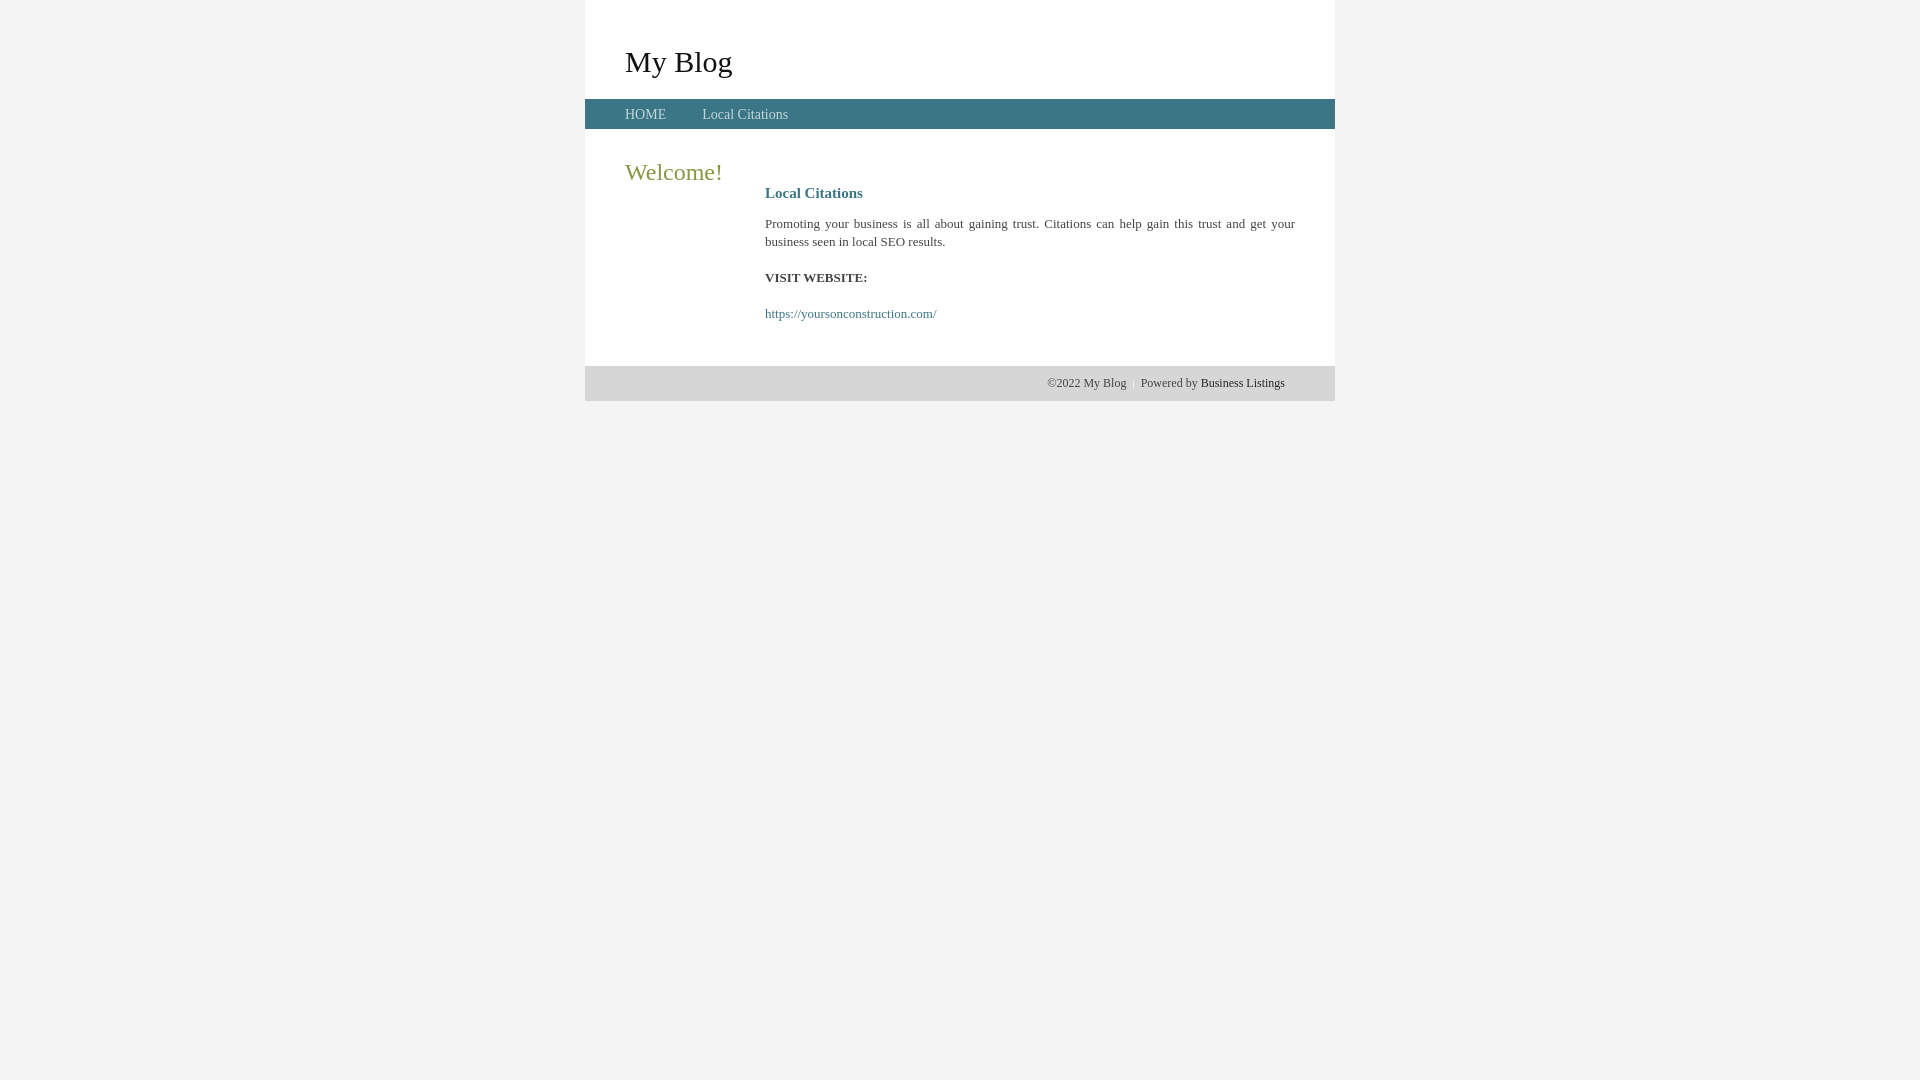  What do you see at coordinates (1200, 382) in the screenshot?
I see `'Business Listings'` at bounding box center [1200, 382].